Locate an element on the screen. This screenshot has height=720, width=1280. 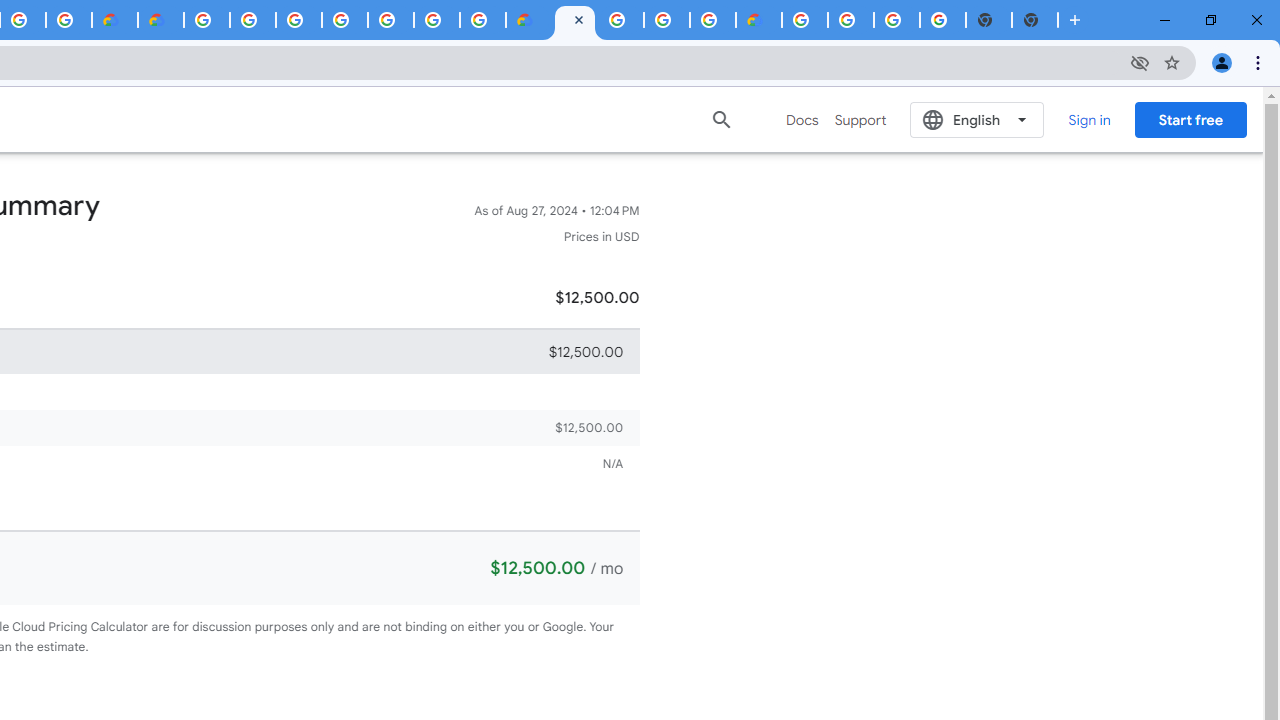
'Support' is located at coordinates (860, 119).